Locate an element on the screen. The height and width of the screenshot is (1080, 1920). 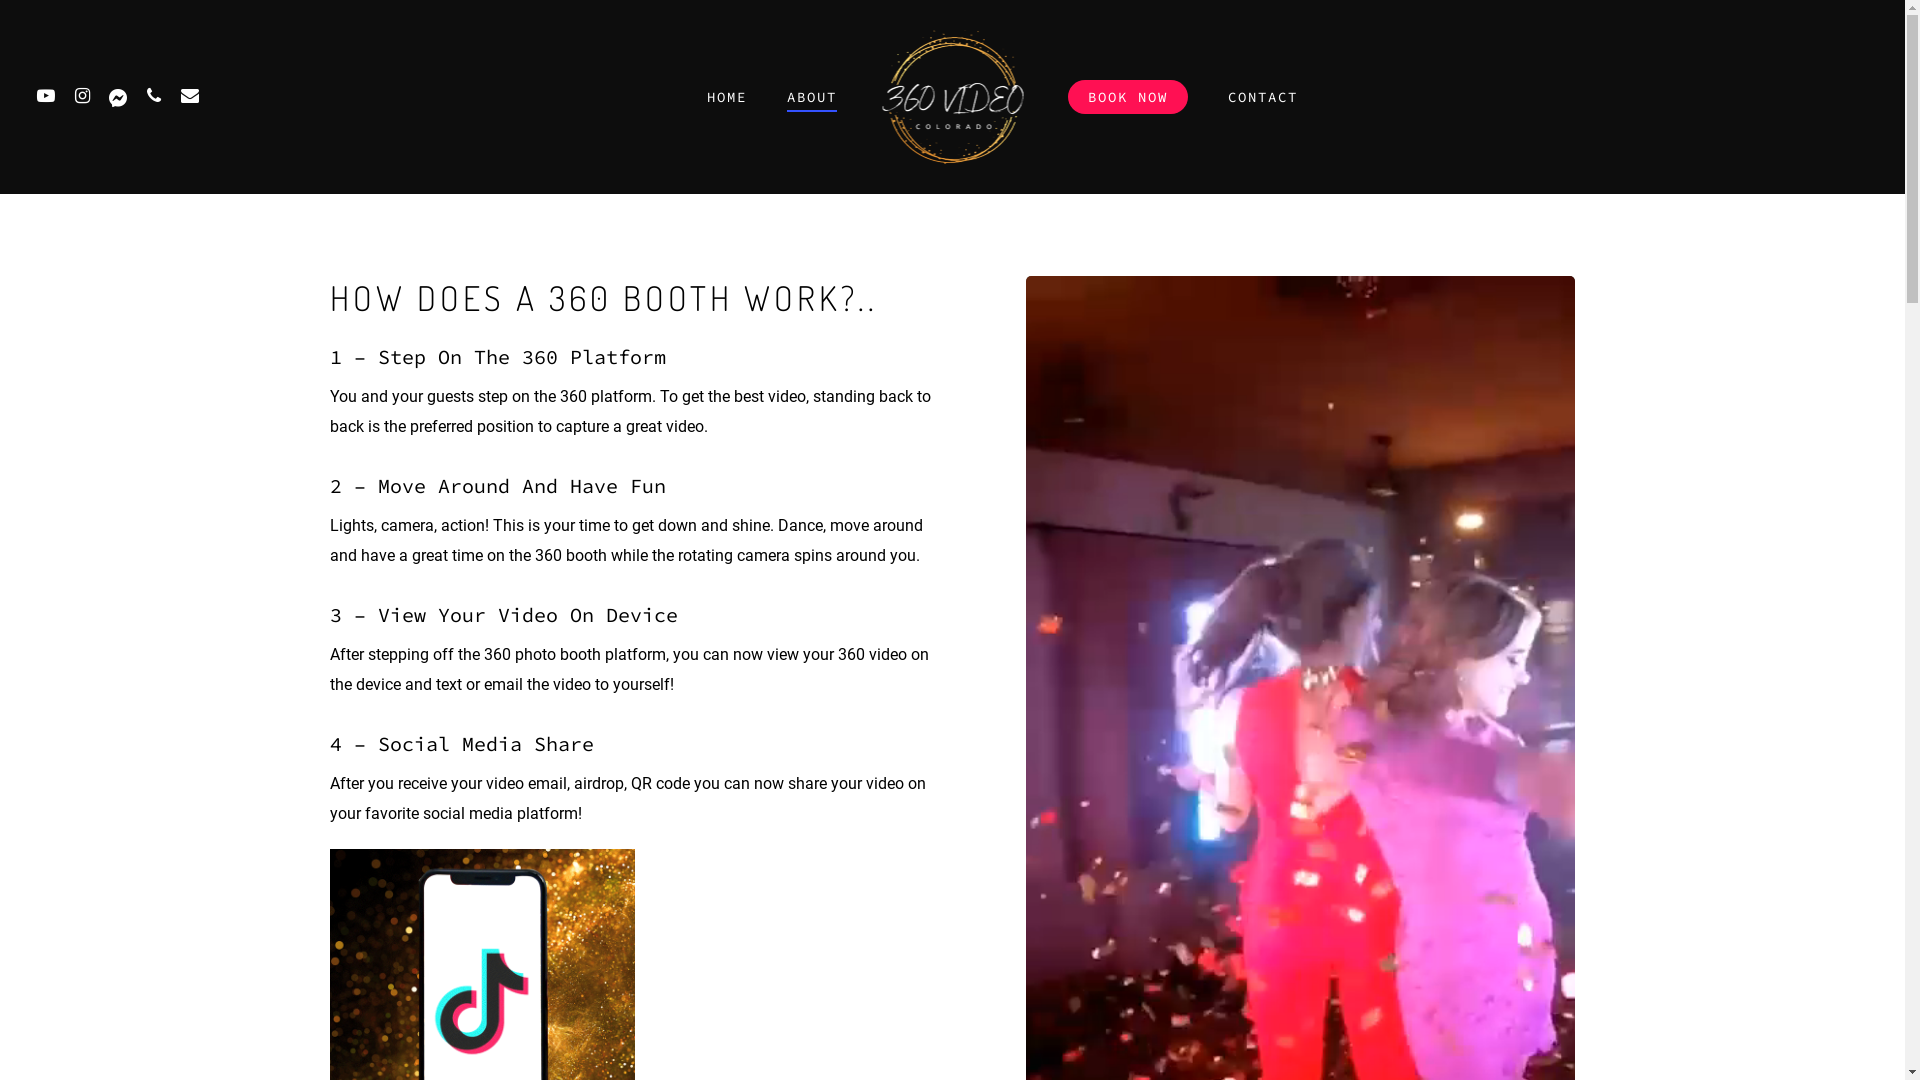
'INSTAGRAM' is located at coordinates (63, 96).